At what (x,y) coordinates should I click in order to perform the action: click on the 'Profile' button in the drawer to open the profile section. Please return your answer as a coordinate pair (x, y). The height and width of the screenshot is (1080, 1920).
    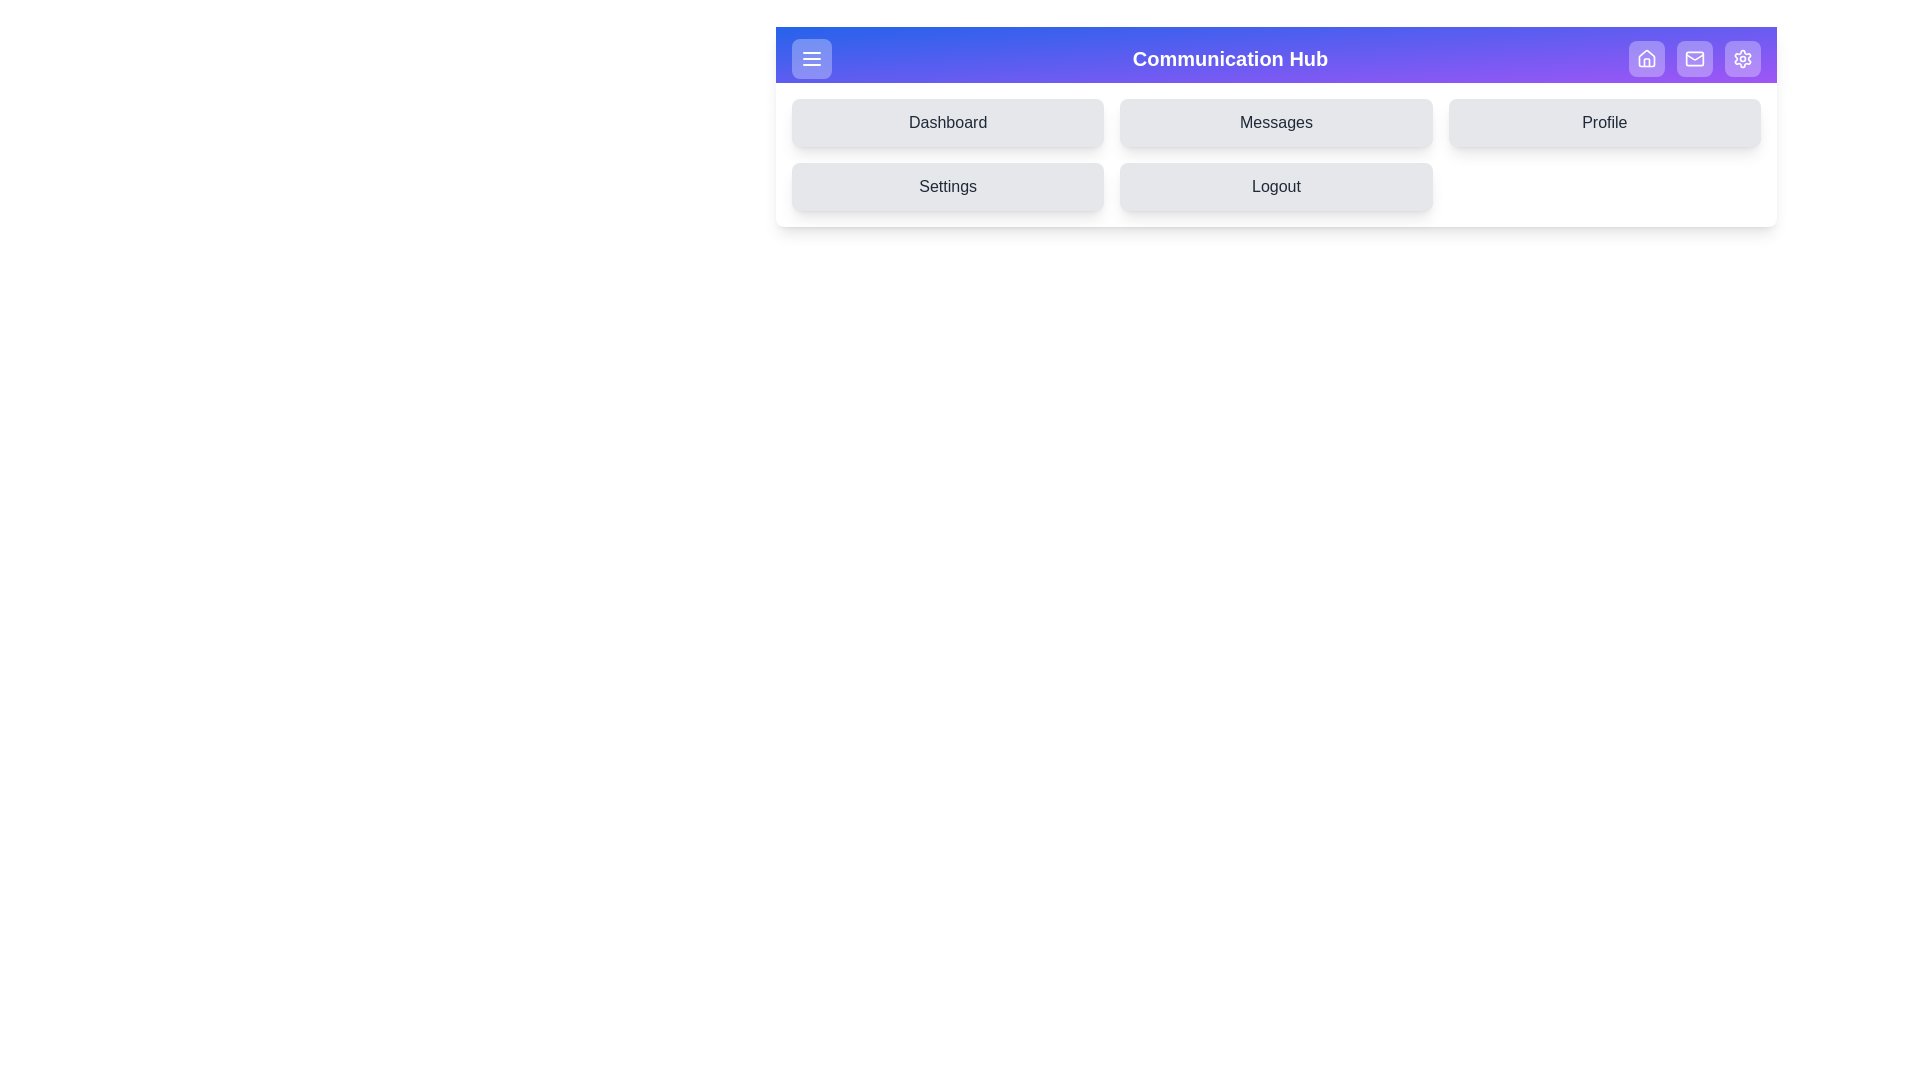
    Looking at the image, I should click on (1603, 123).